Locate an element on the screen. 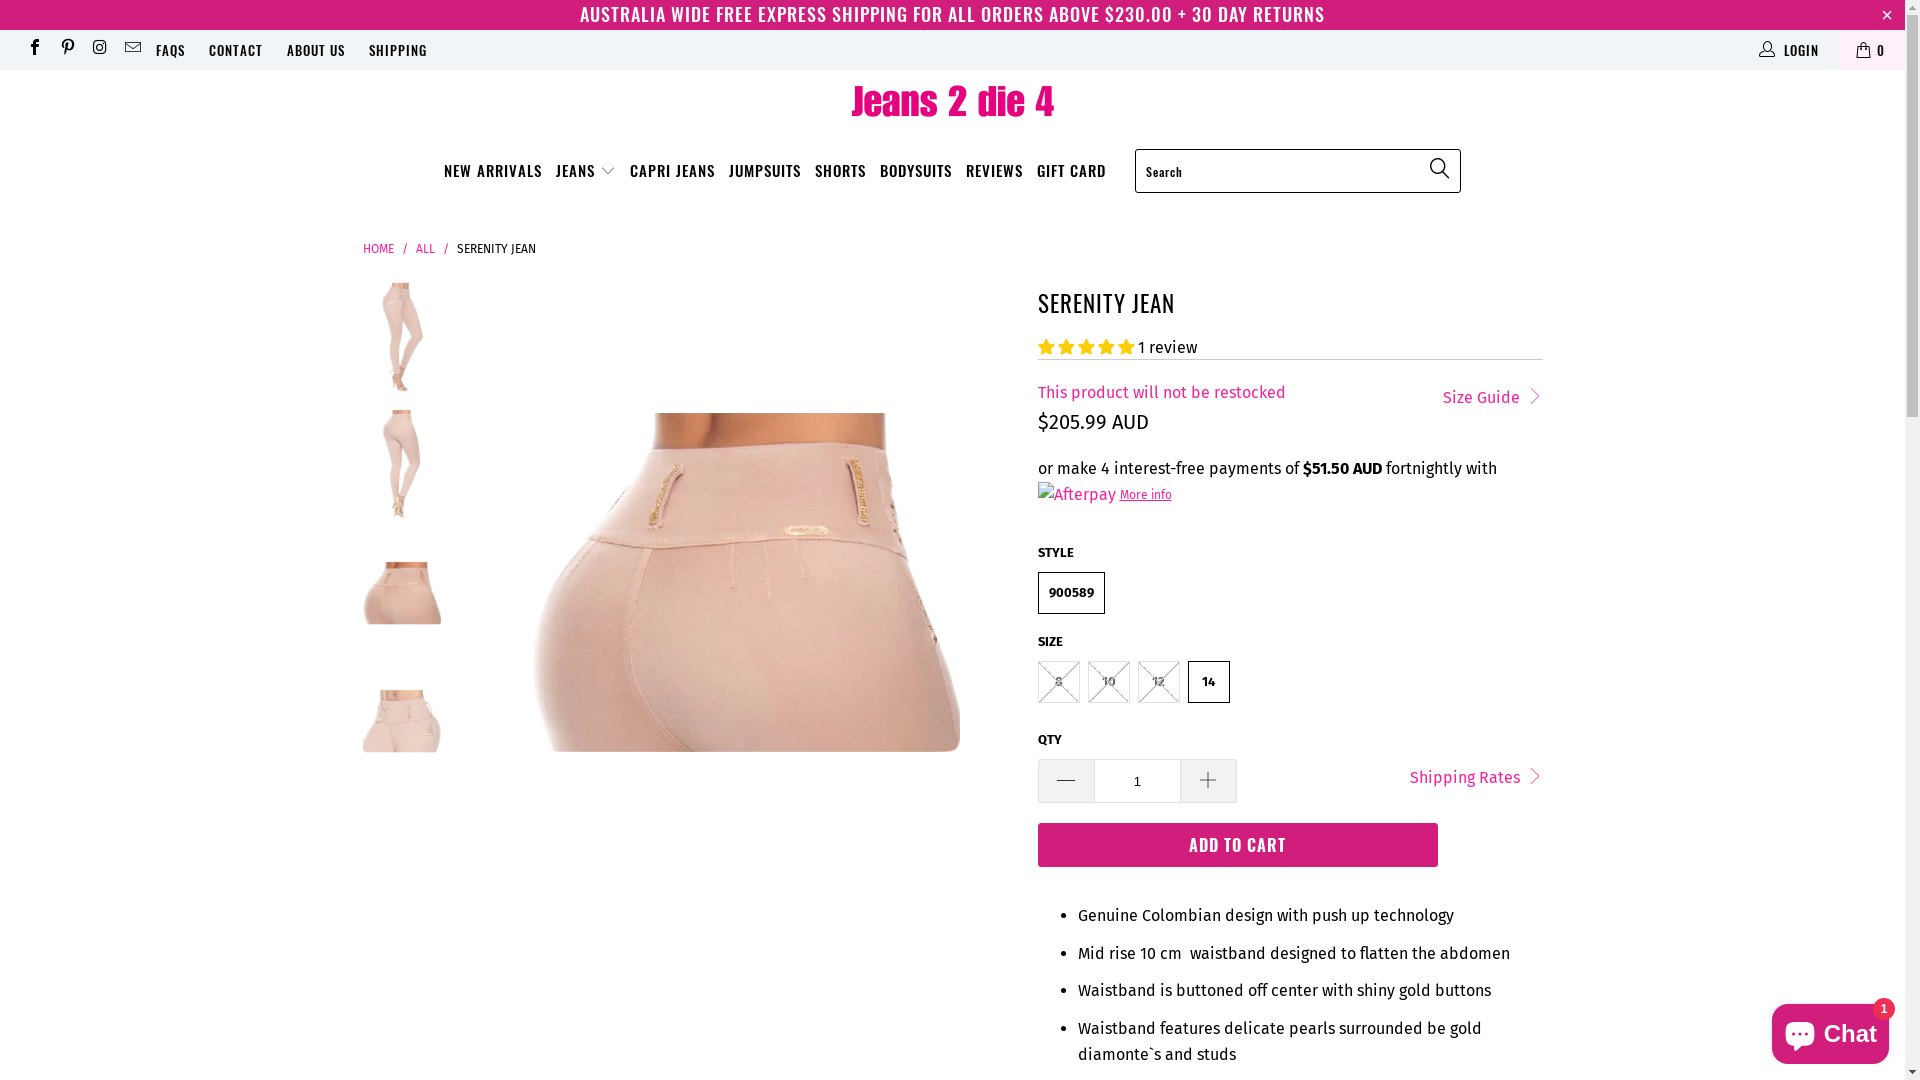  'NEW ARRIVALS' is located at coordinates (493, 170).